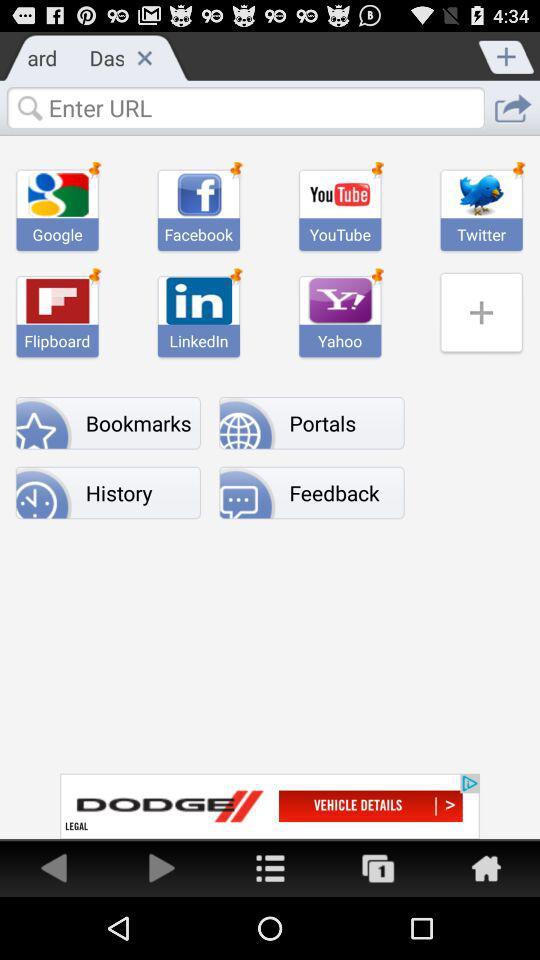 The image size is (540, 960). I want to click on open new tab, so click(507, 54).